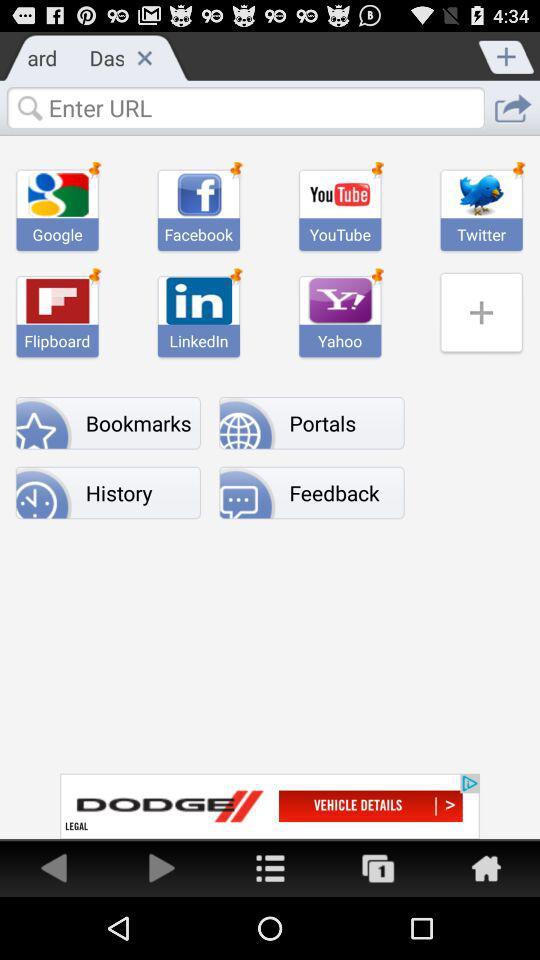 The image size is (540, 960). I want to click on open new tab, so click(507, 54).